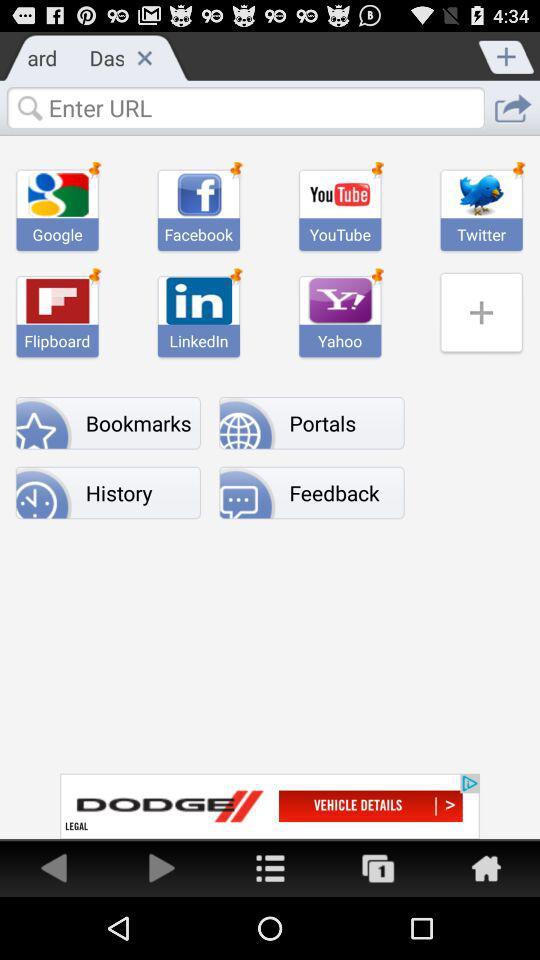 The image size is (540, 960). I want to click on open new tab, so click(507, 54).